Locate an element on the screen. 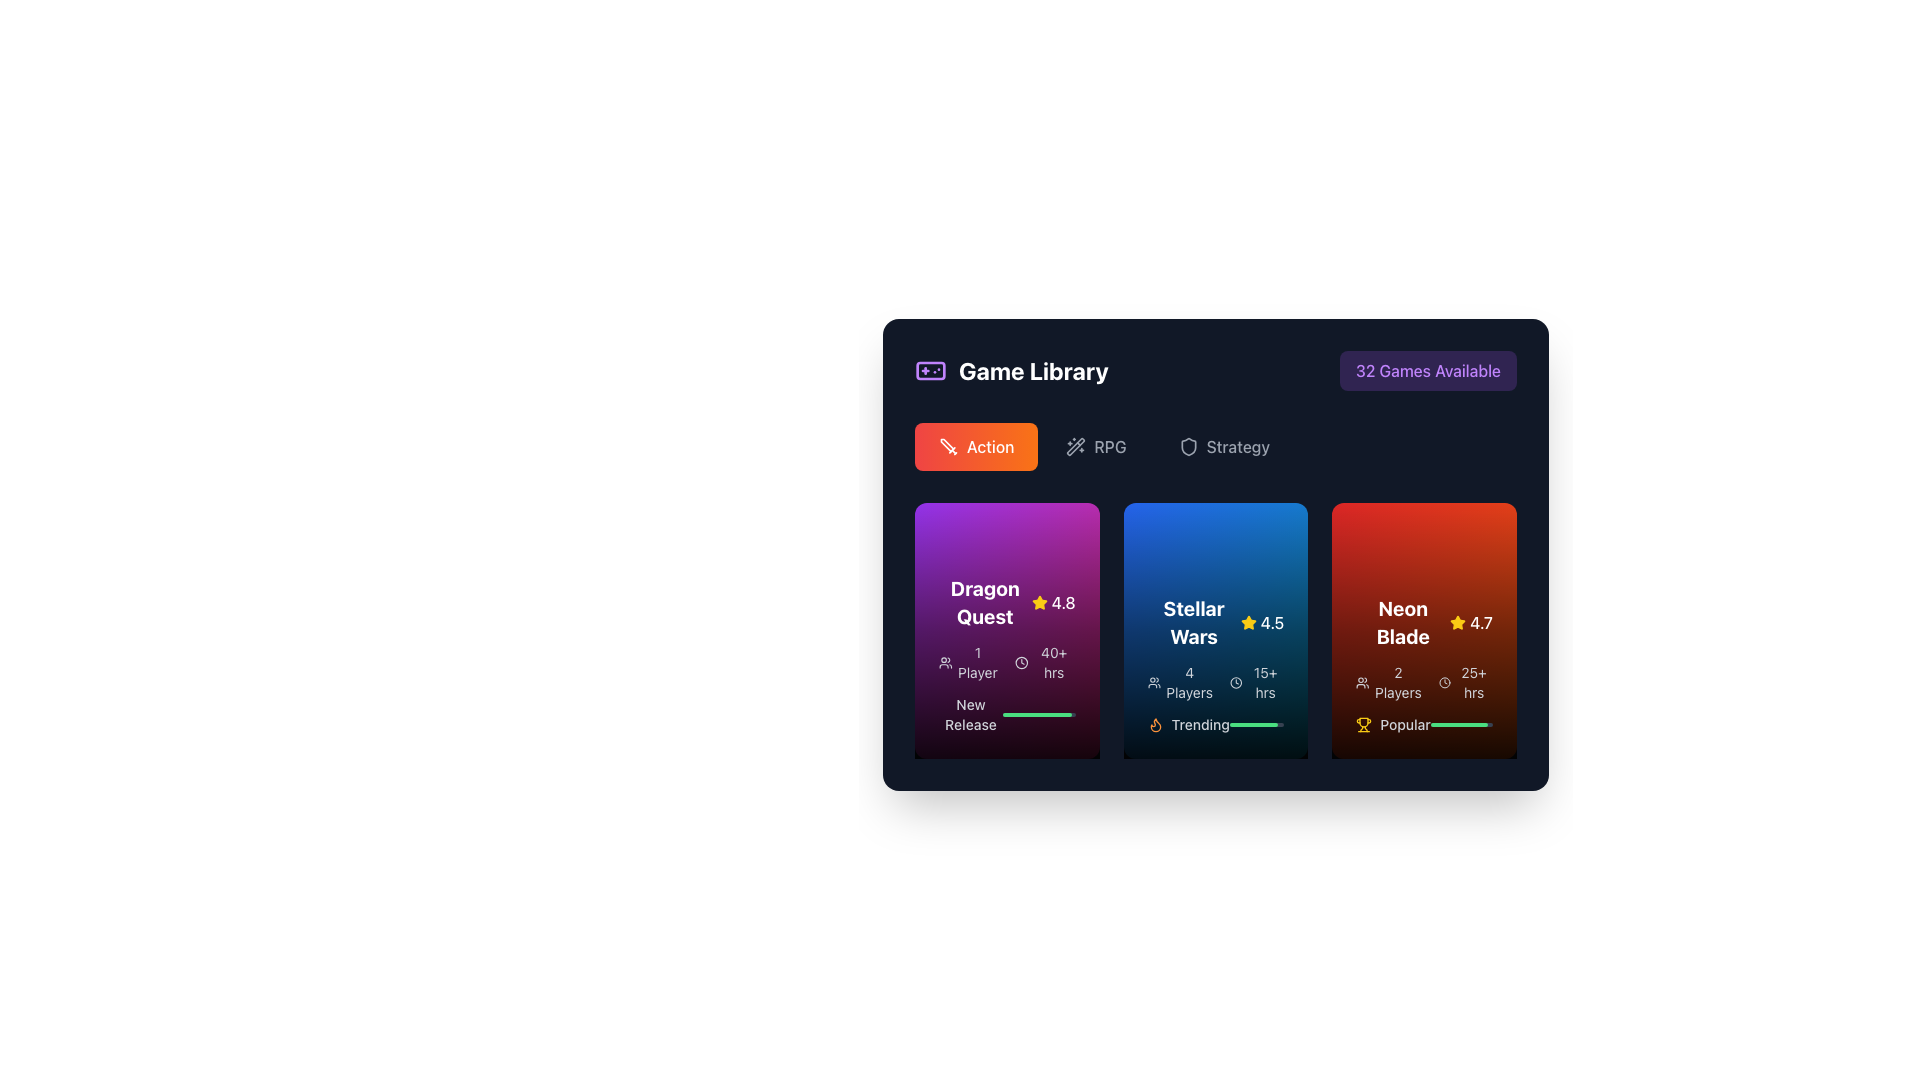  the game title text label located in the first card from the left in the row of three cards is located at coordinates (985, 601).